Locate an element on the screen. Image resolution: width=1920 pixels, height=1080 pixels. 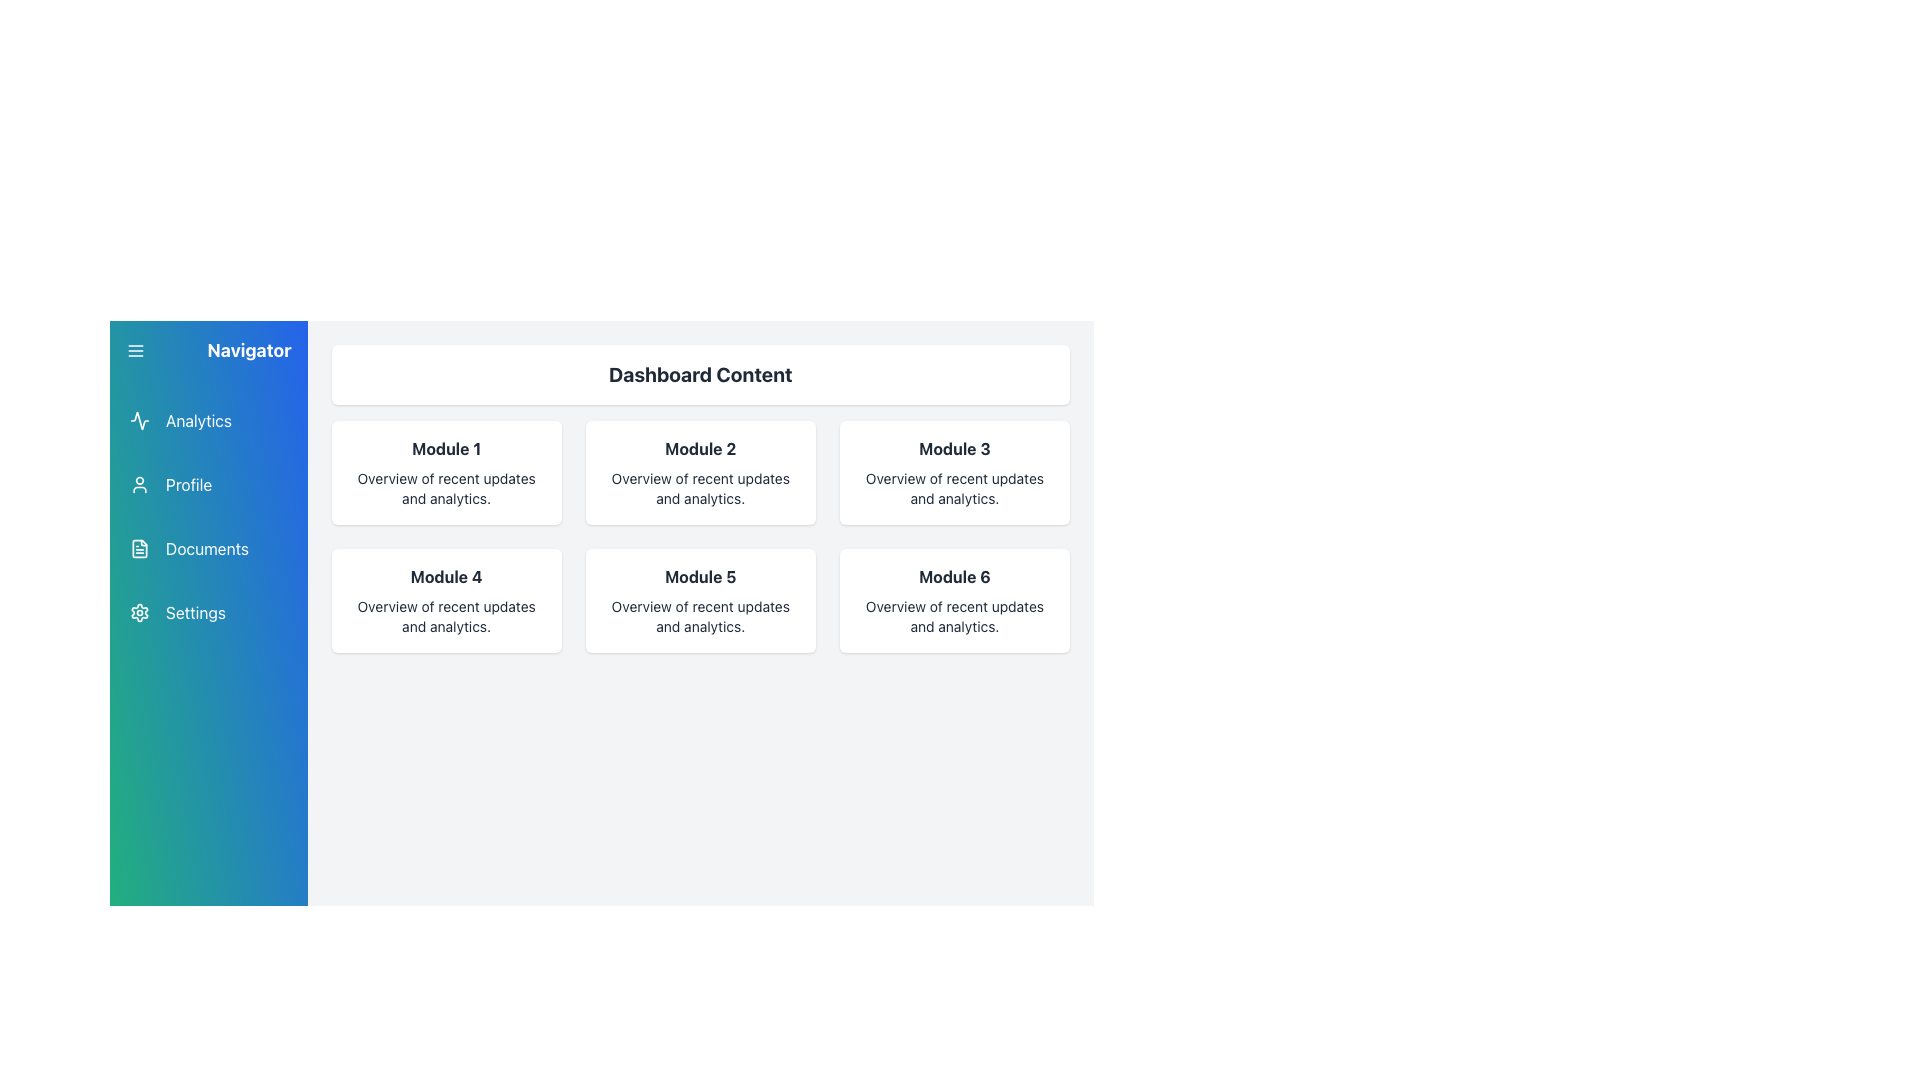
the controls associated with the Informational Card titled 'Module 5', which is a rectangular card with a white background and rounded corners located in the second row, middle column of the grid is located at coordinates (700, 600).